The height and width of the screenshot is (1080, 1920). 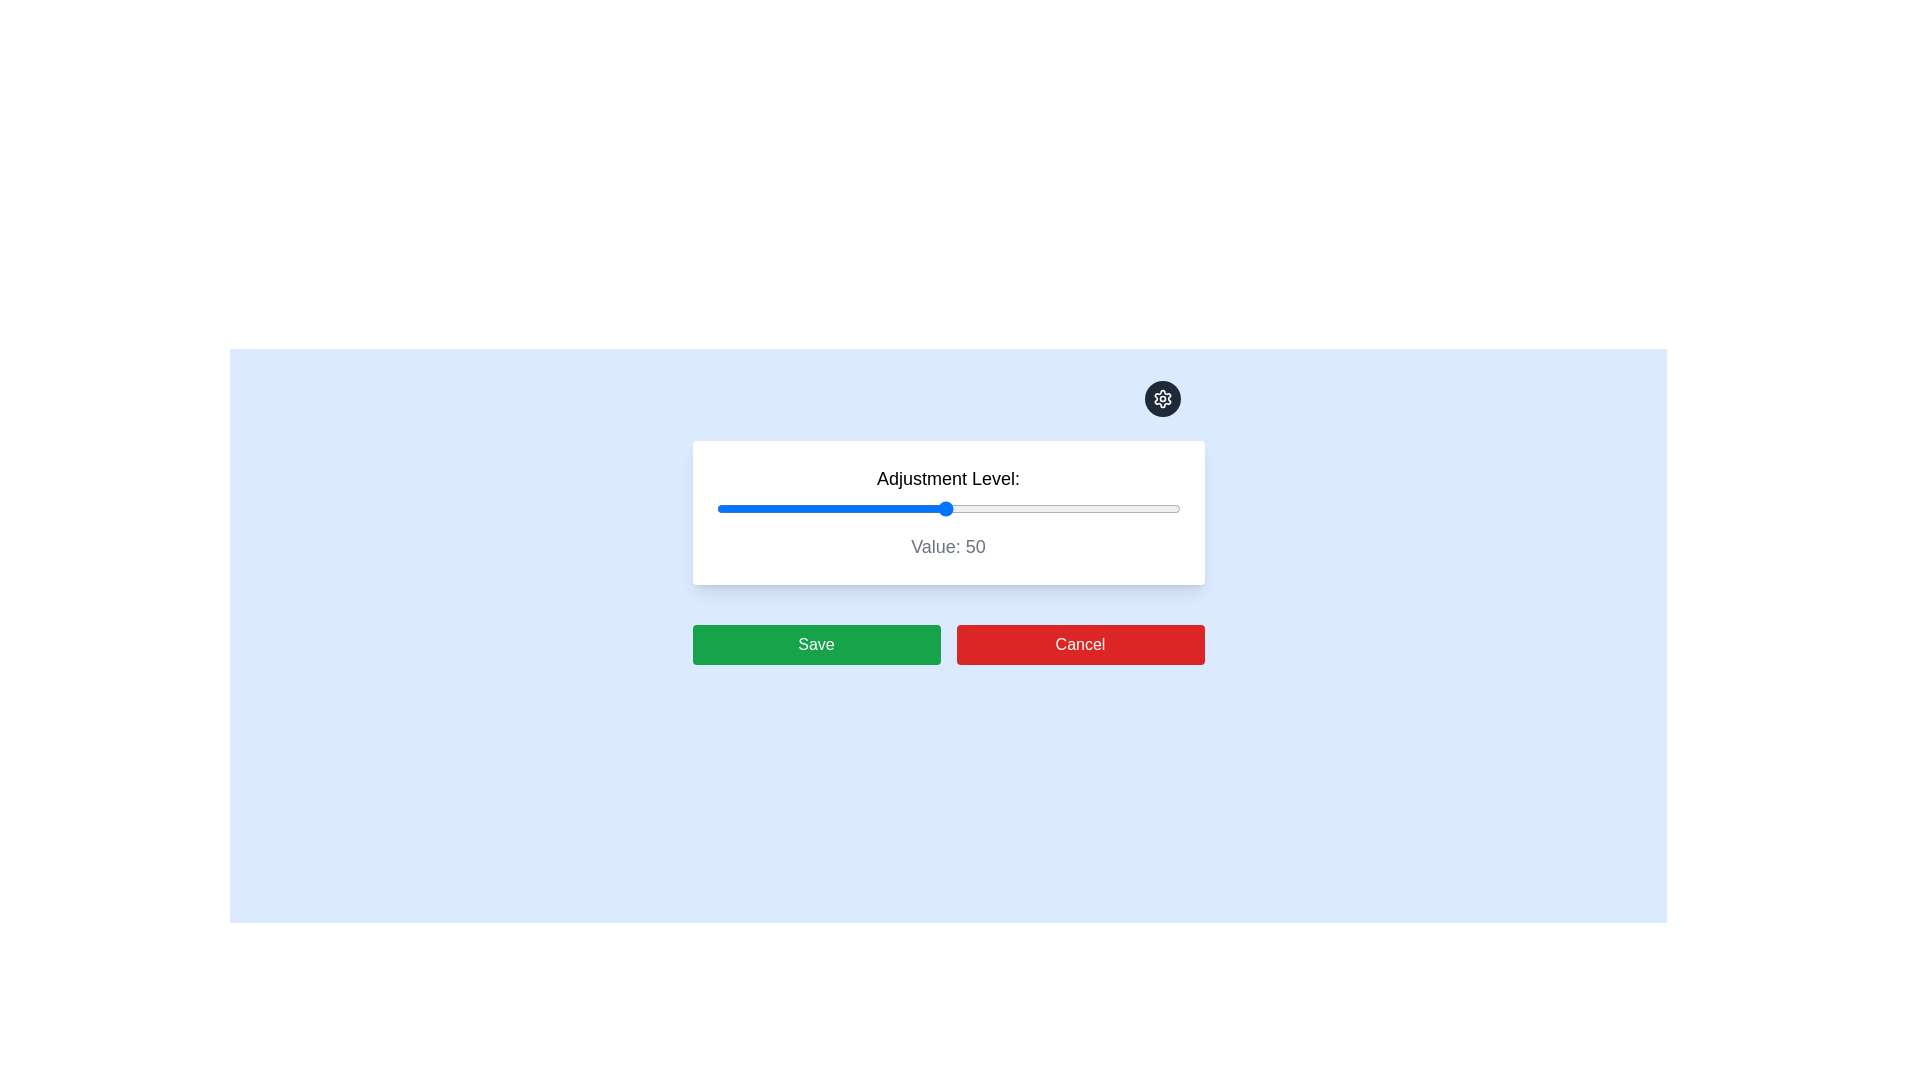 I want to click on the adjustment level, so click(x=757, y=508).